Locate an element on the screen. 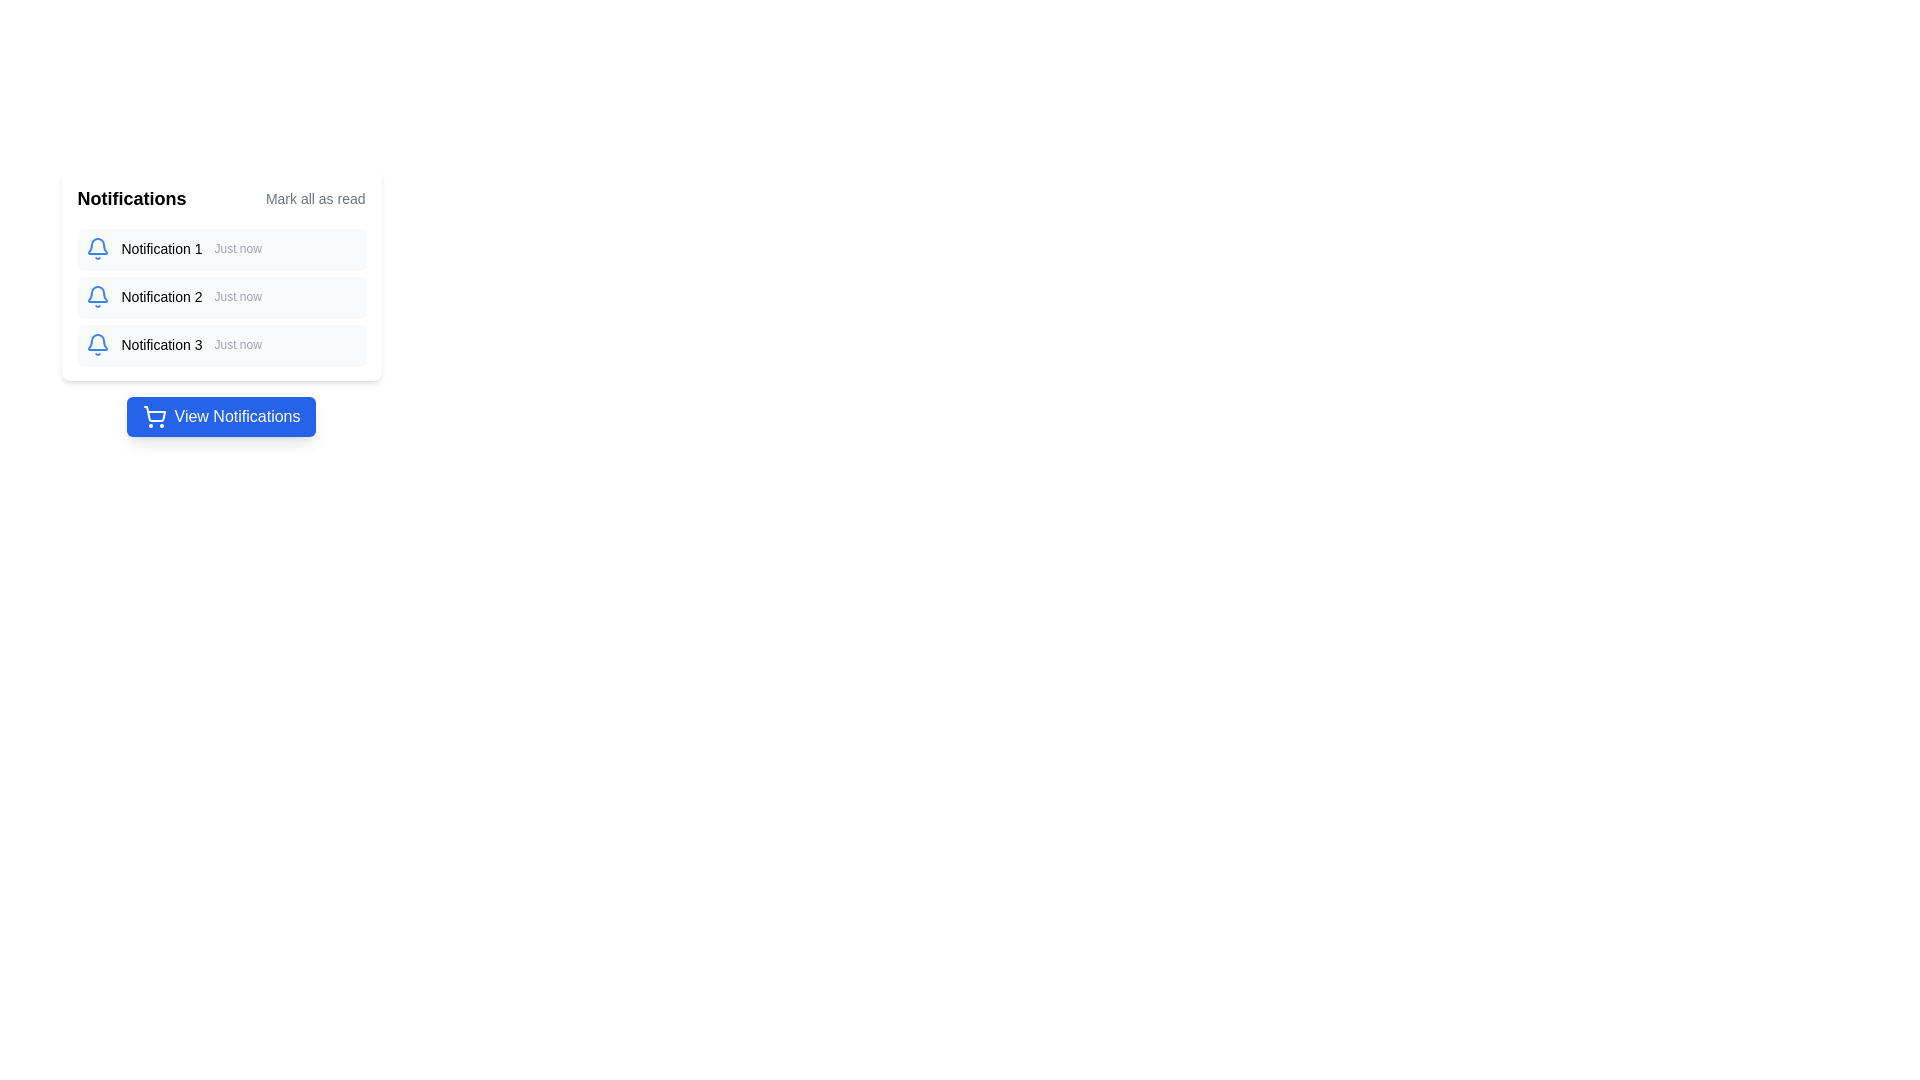  the text element 'Mark all as read' which is located to the right of the 'Notifications' header in the notifications panel is located at coordinates (314, 199).